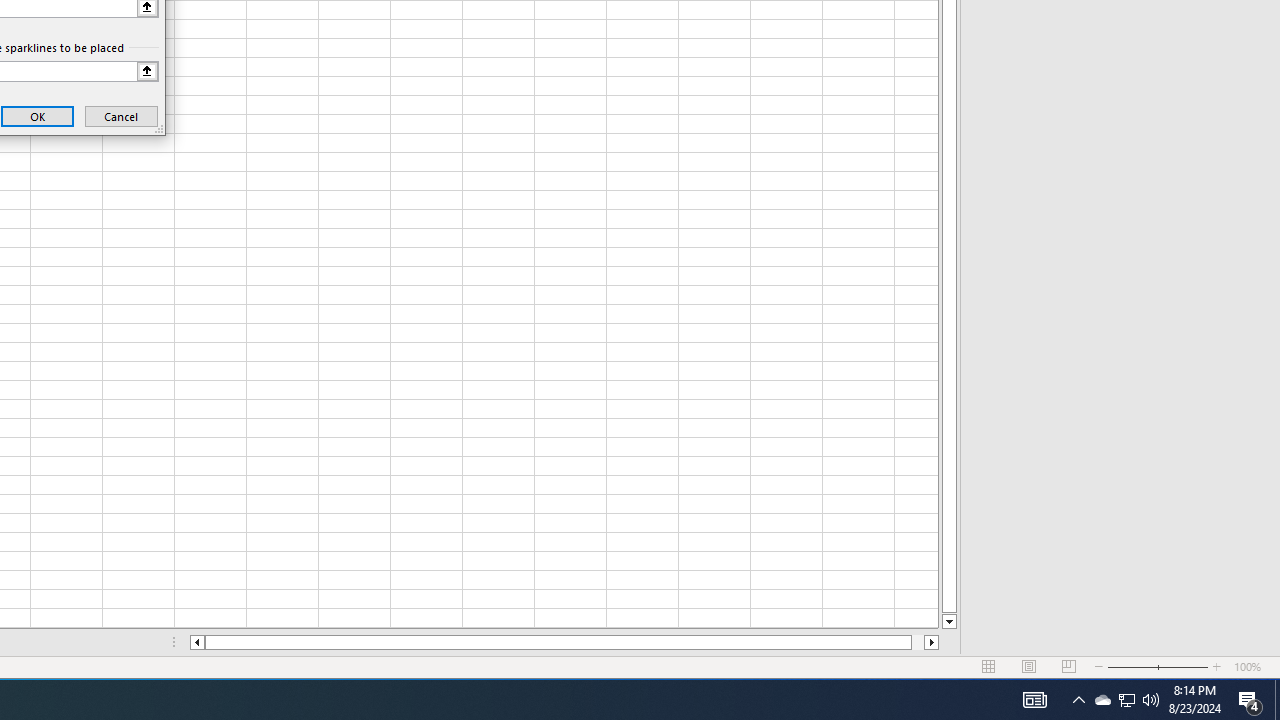 This screenshot has width=1280, height=720. What do you see at coordinates (1101, 698) in the screenshot?
I see `'Zoom Out'` at bounding box center [1101, 698].